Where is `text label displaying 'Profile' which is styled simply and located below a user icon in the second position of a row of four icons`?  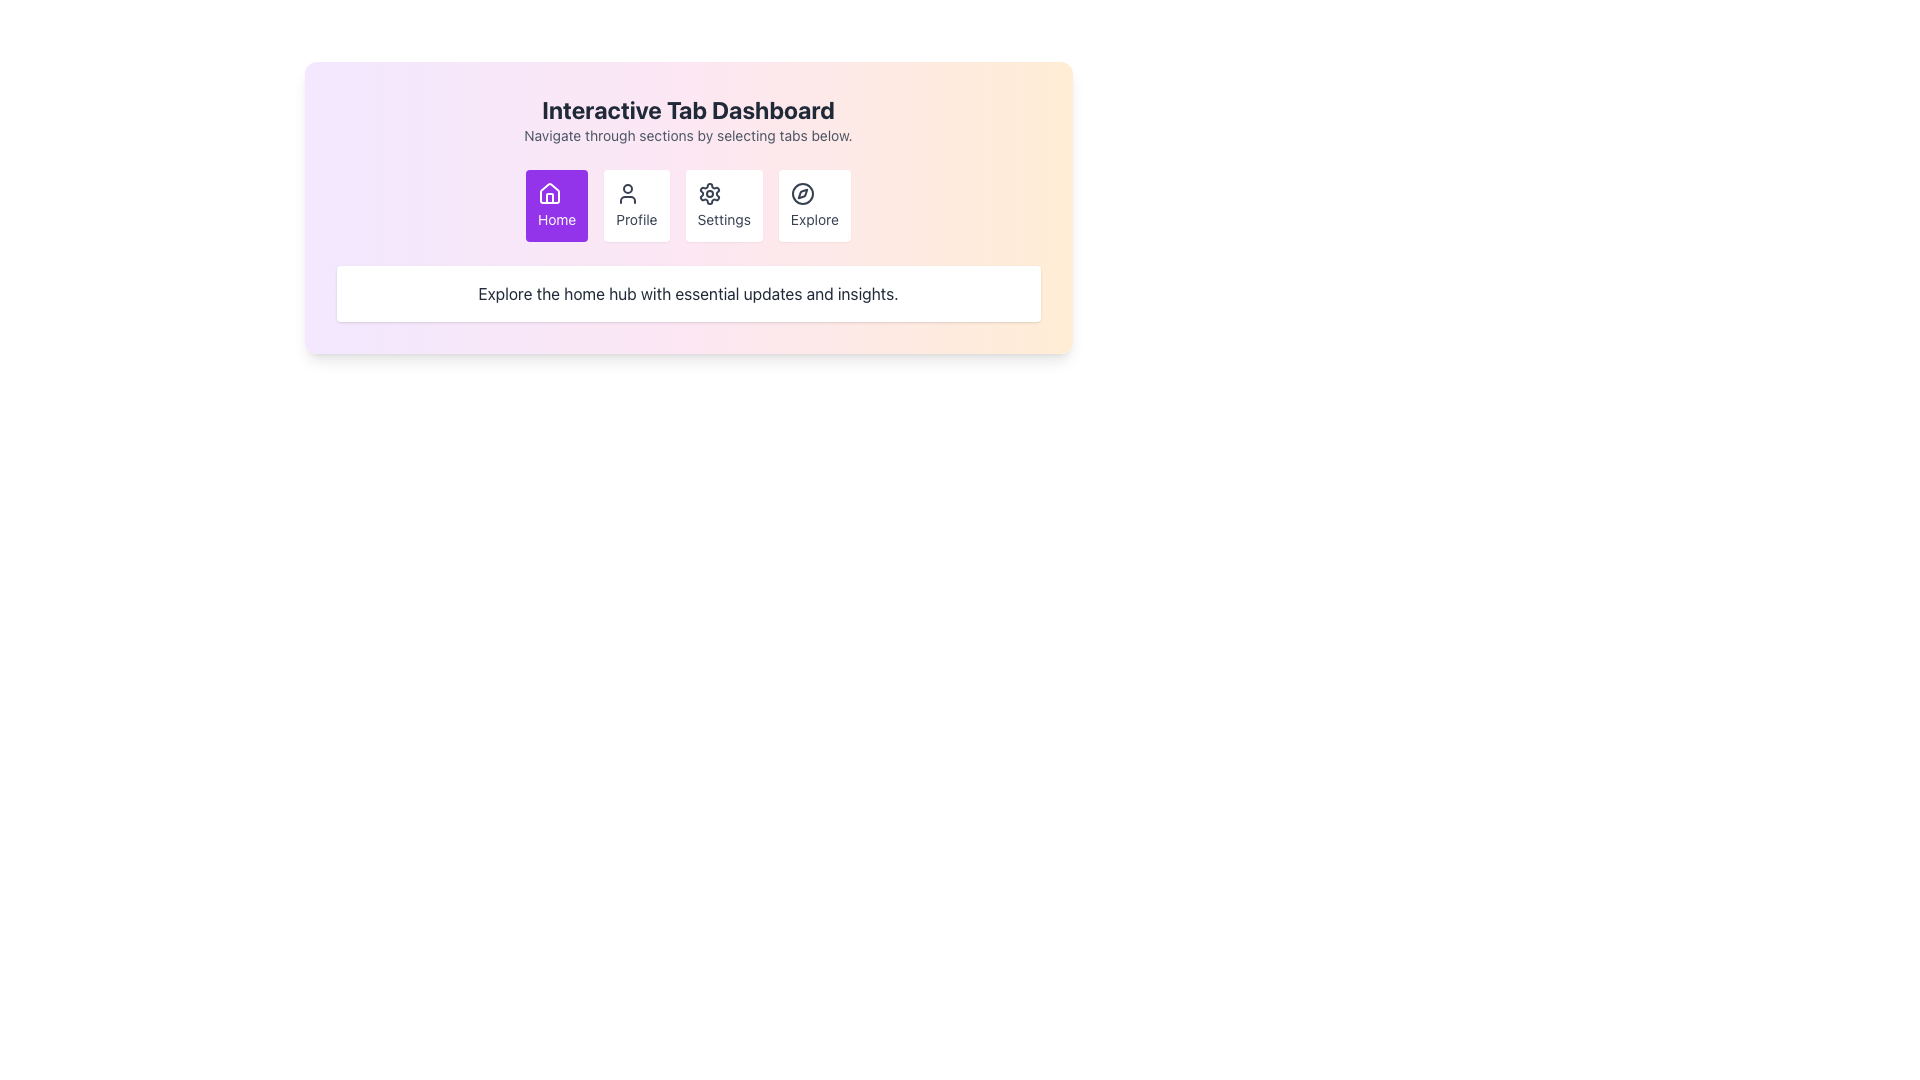 text label displaying 'Profile' which is styled simply and located below a user icon in the second position of a row of four icons is located at coordinates (635, 219).